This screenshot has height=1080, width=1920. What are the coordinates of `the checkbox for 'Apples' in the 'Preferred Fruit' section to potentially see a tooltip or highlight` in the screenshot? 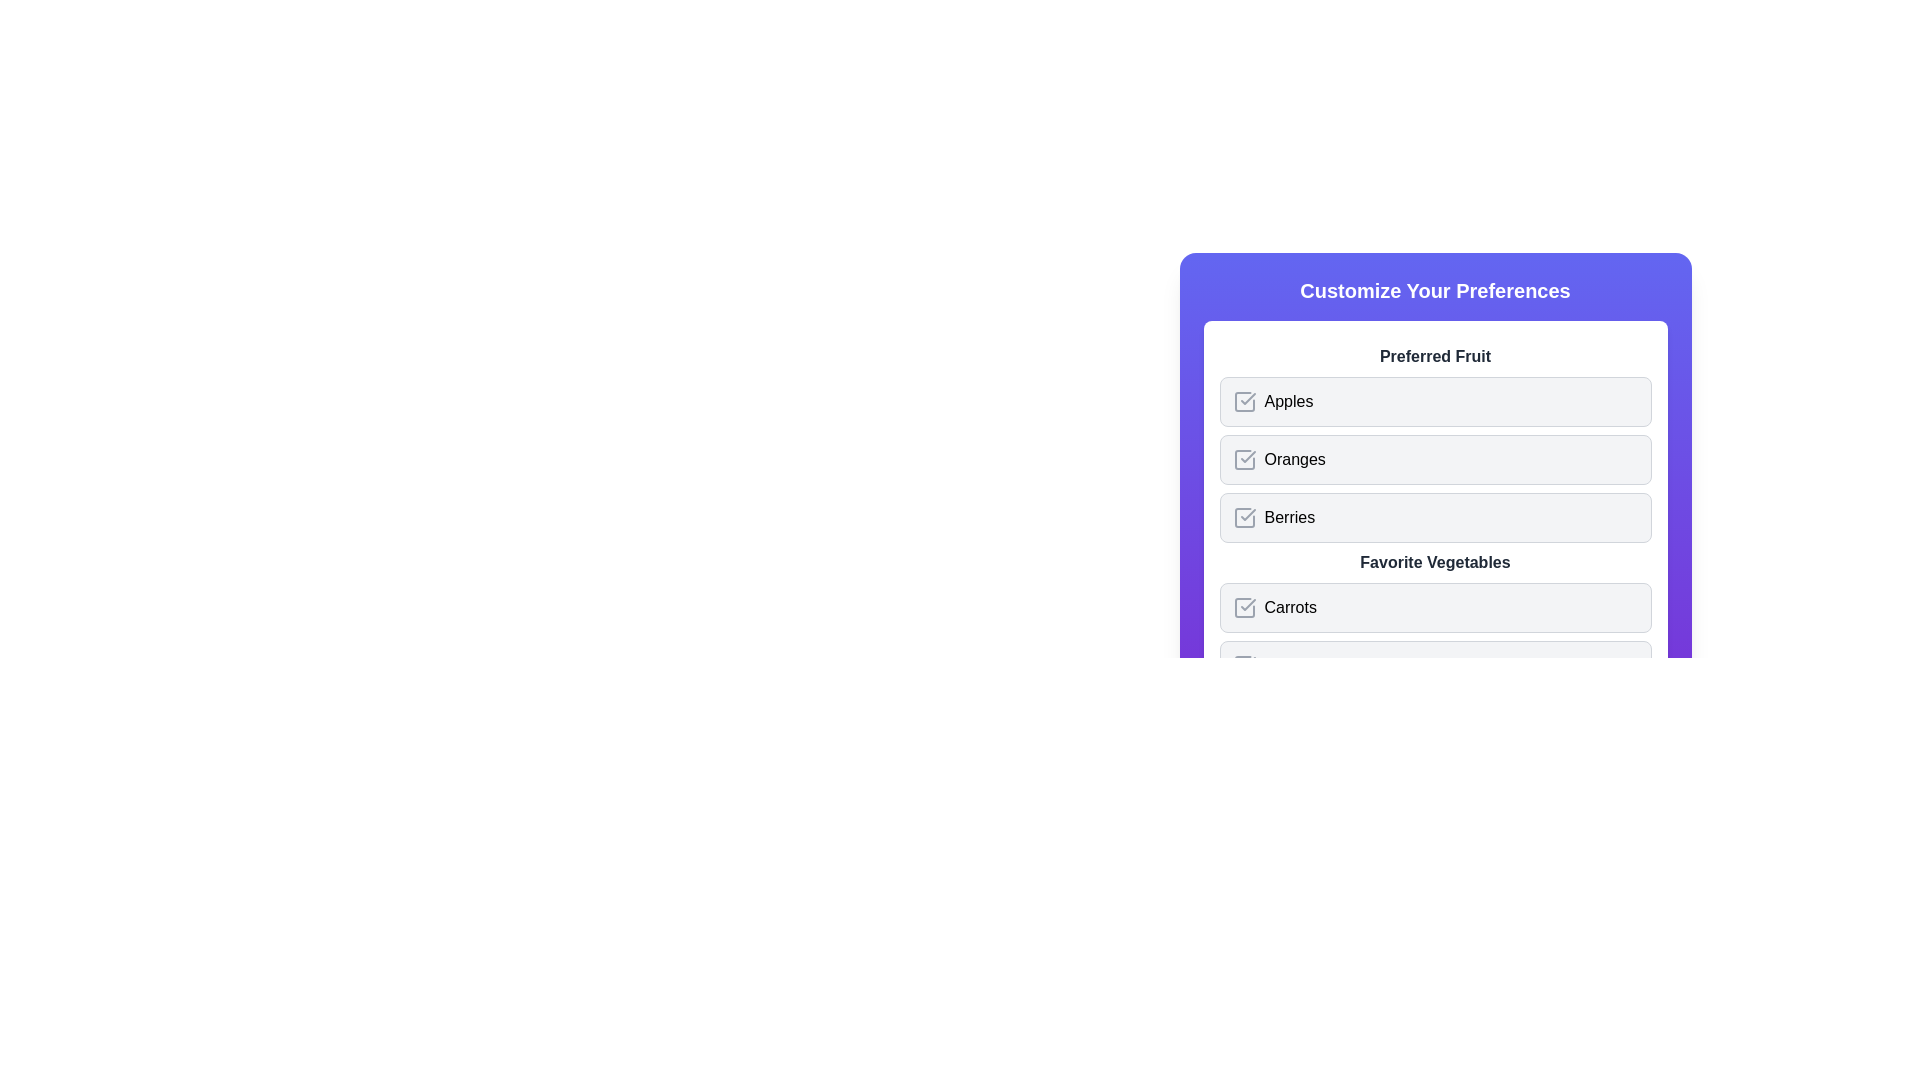 It's located at (1243, 401).